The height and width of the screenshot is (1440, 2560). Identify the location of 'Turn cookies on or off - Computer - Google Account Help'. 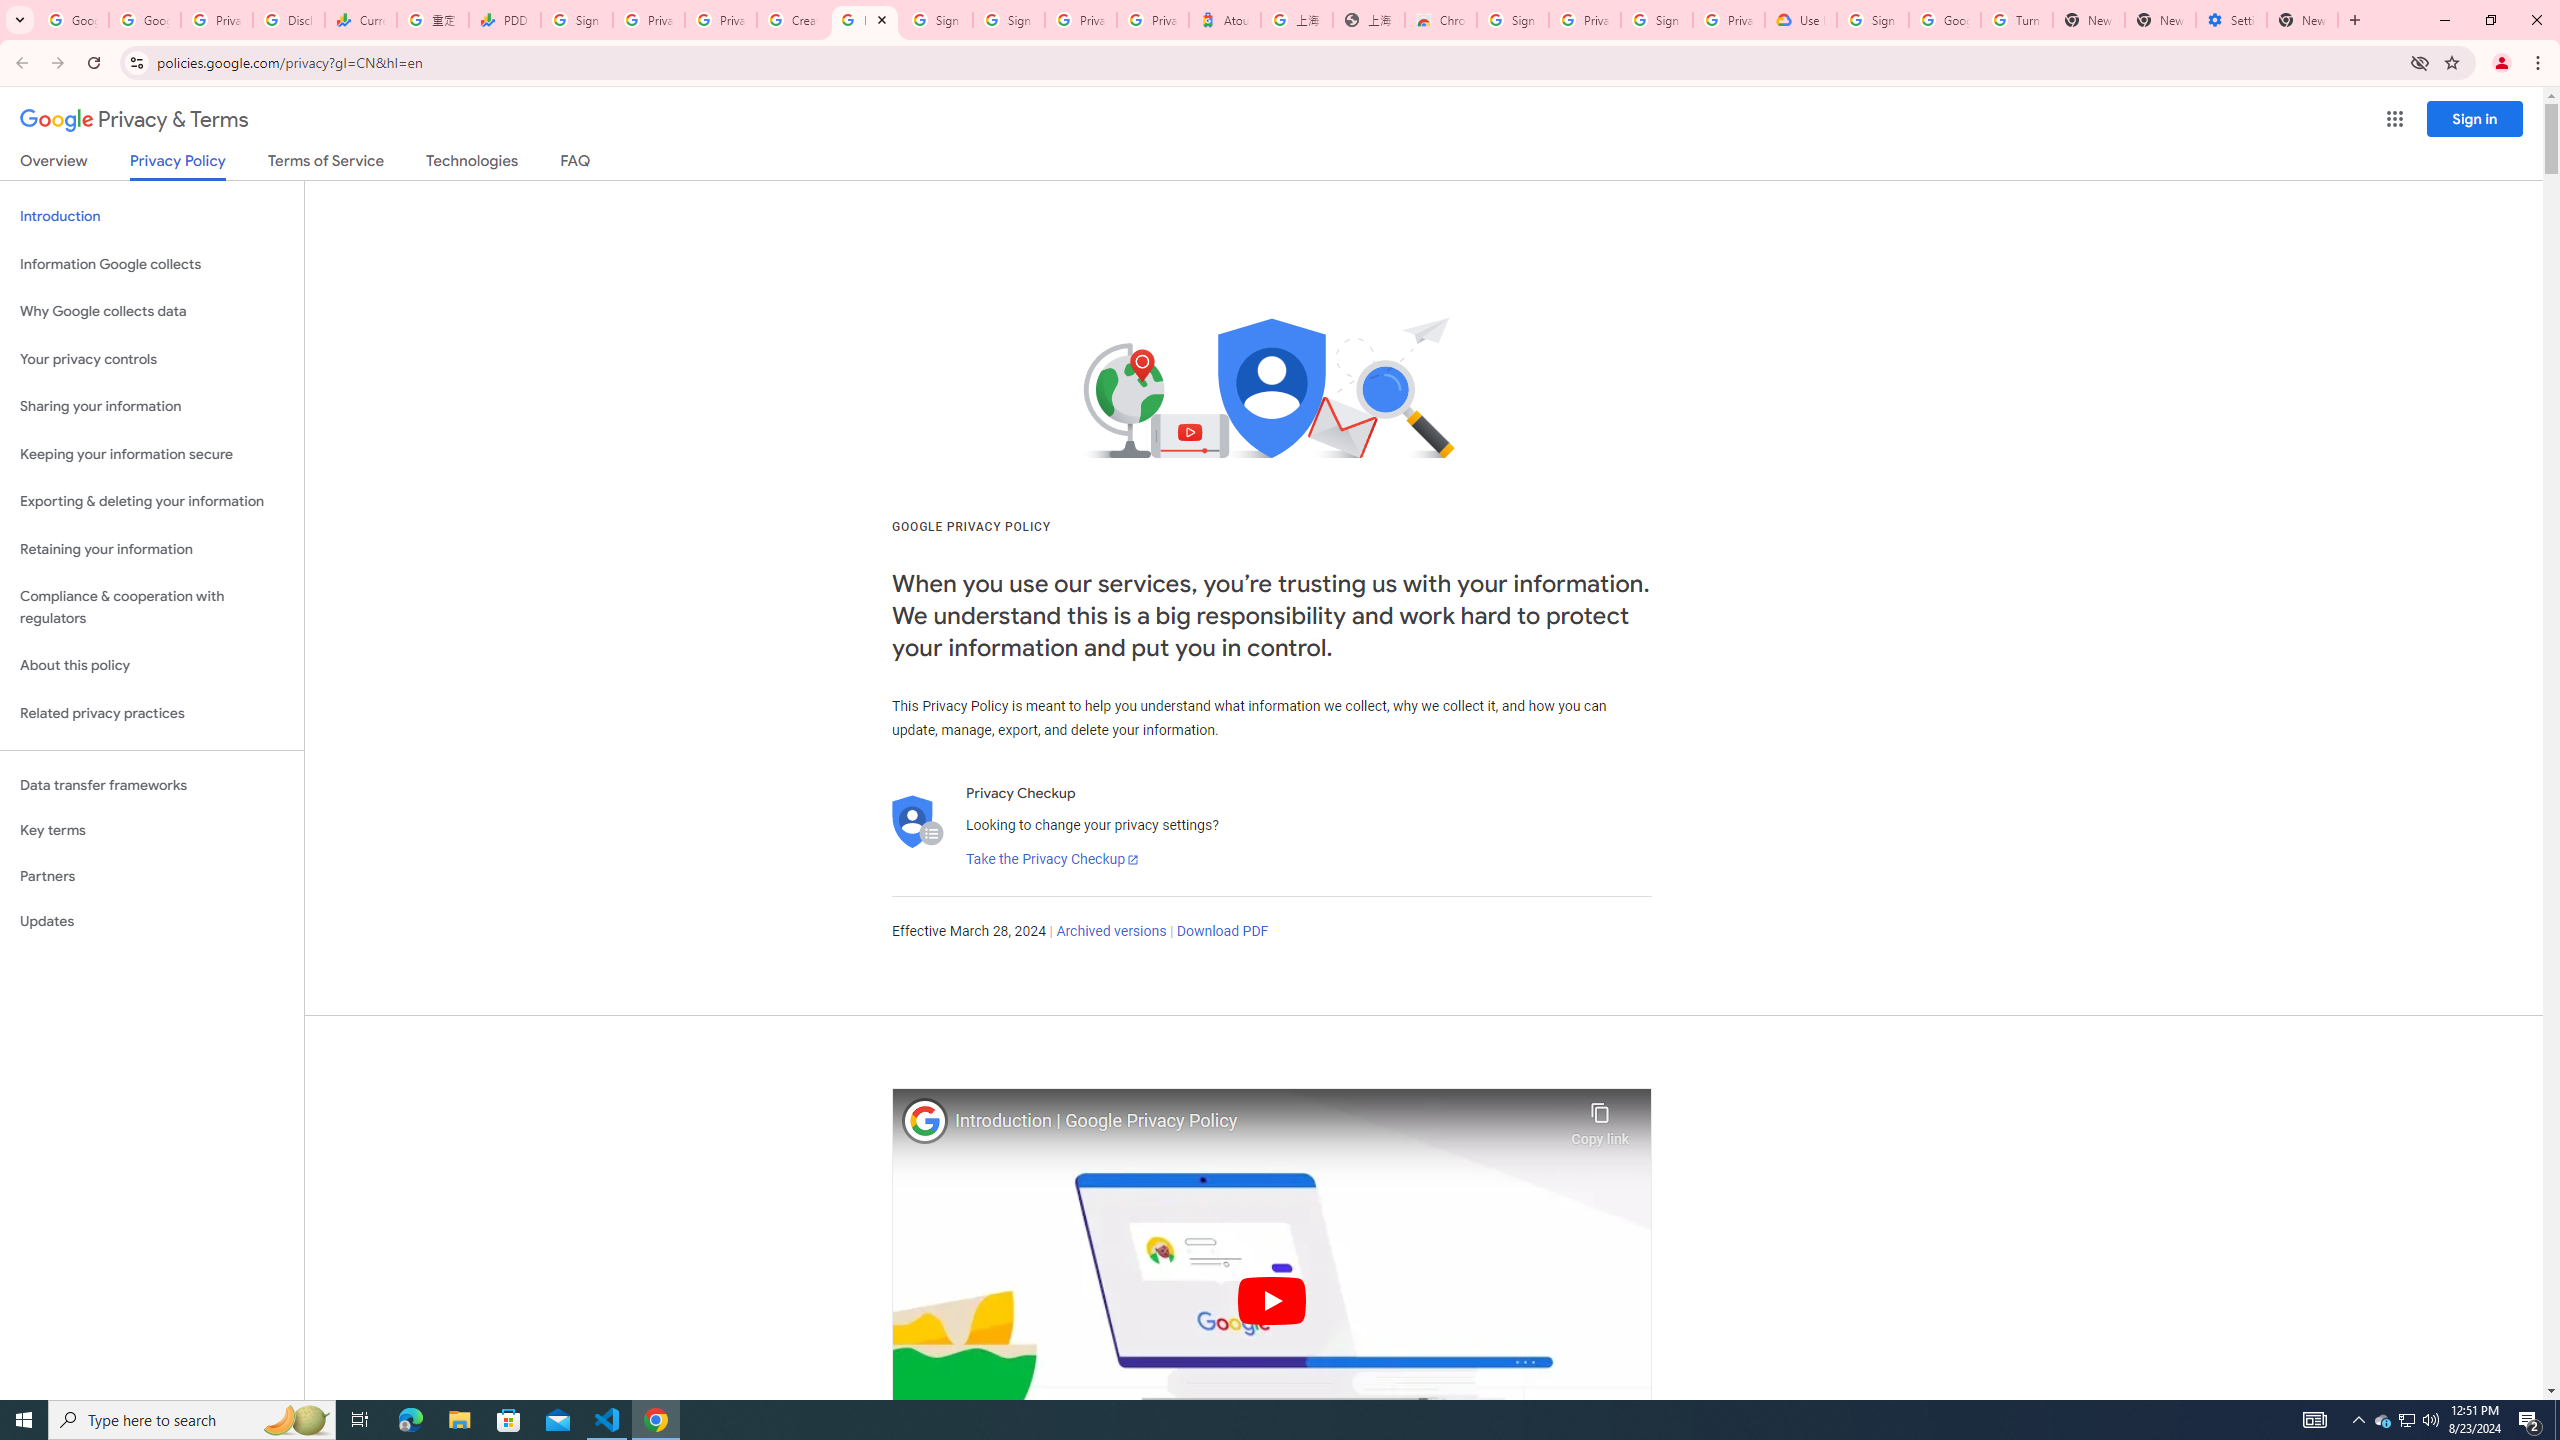
(2015, 19).